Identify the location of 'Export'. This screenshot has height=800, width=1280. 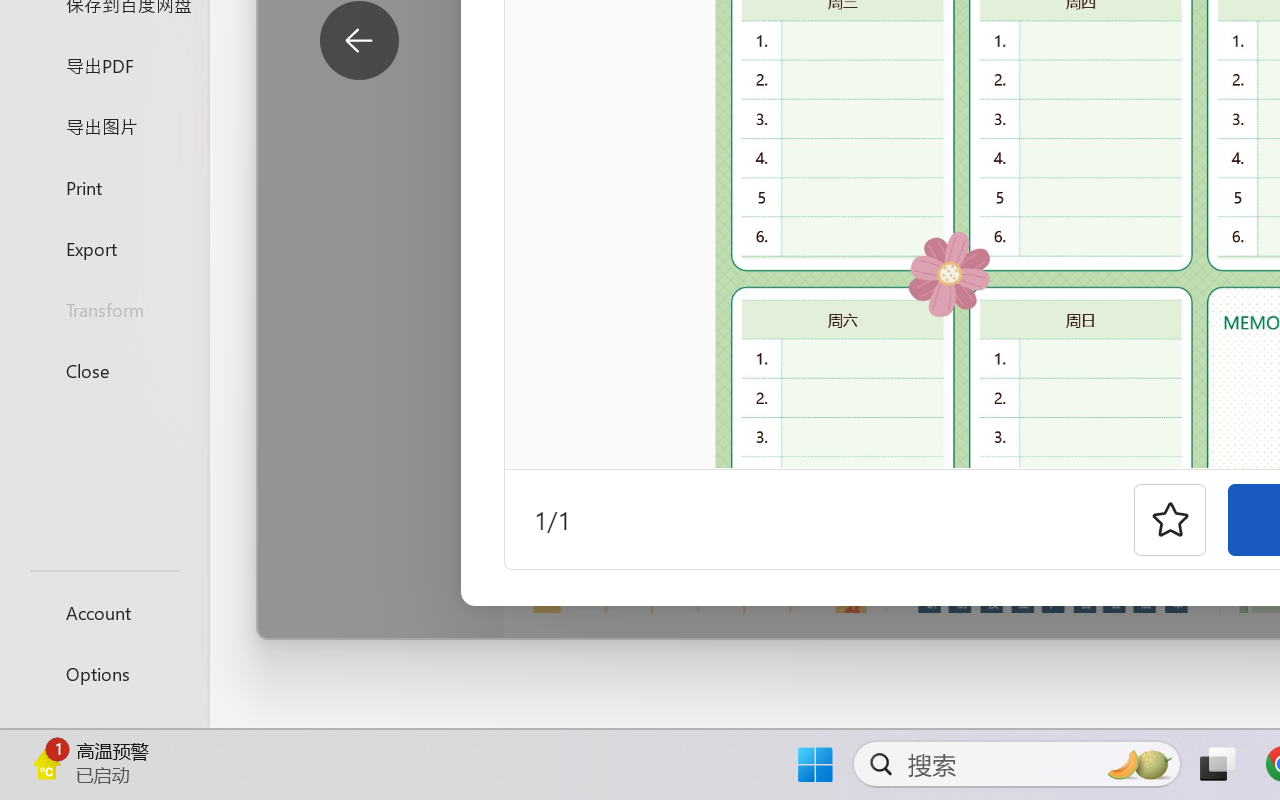
(103, 247).